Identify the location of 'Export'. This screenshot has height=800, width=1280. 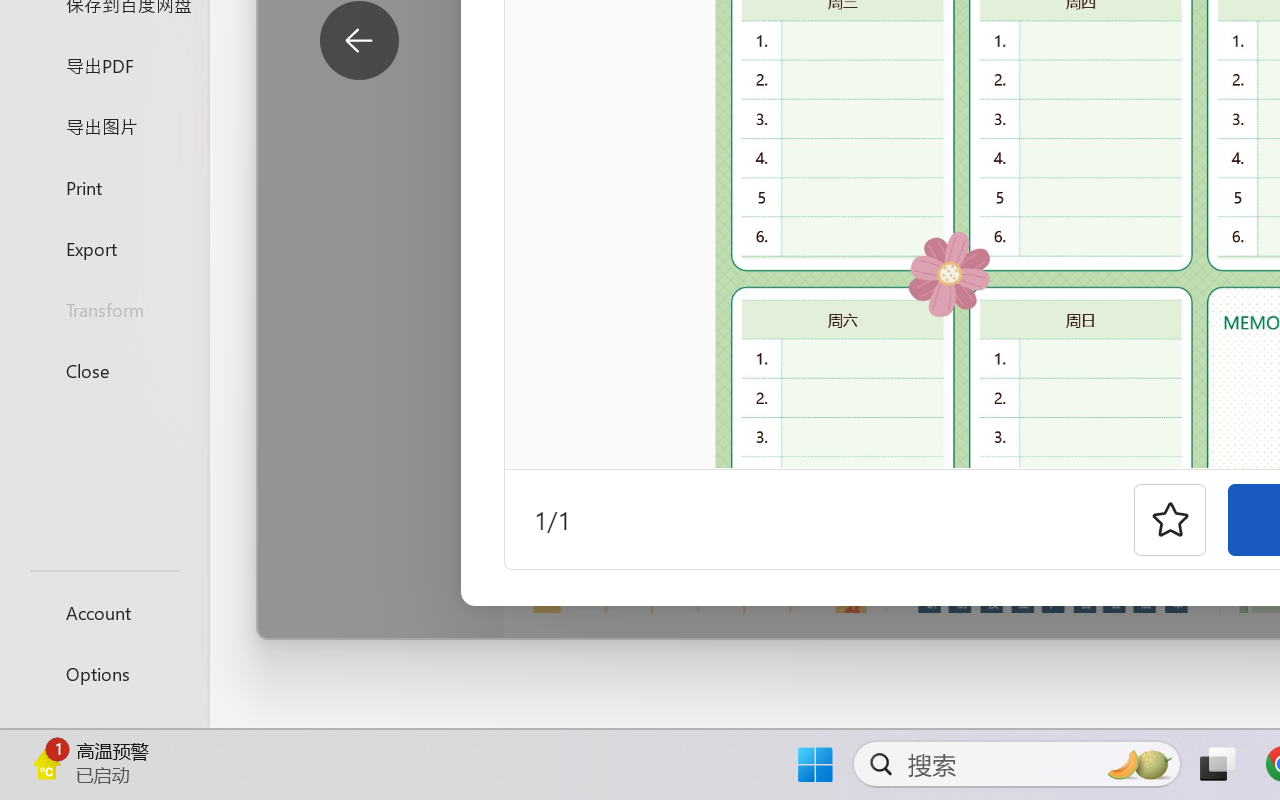
(103, 247).